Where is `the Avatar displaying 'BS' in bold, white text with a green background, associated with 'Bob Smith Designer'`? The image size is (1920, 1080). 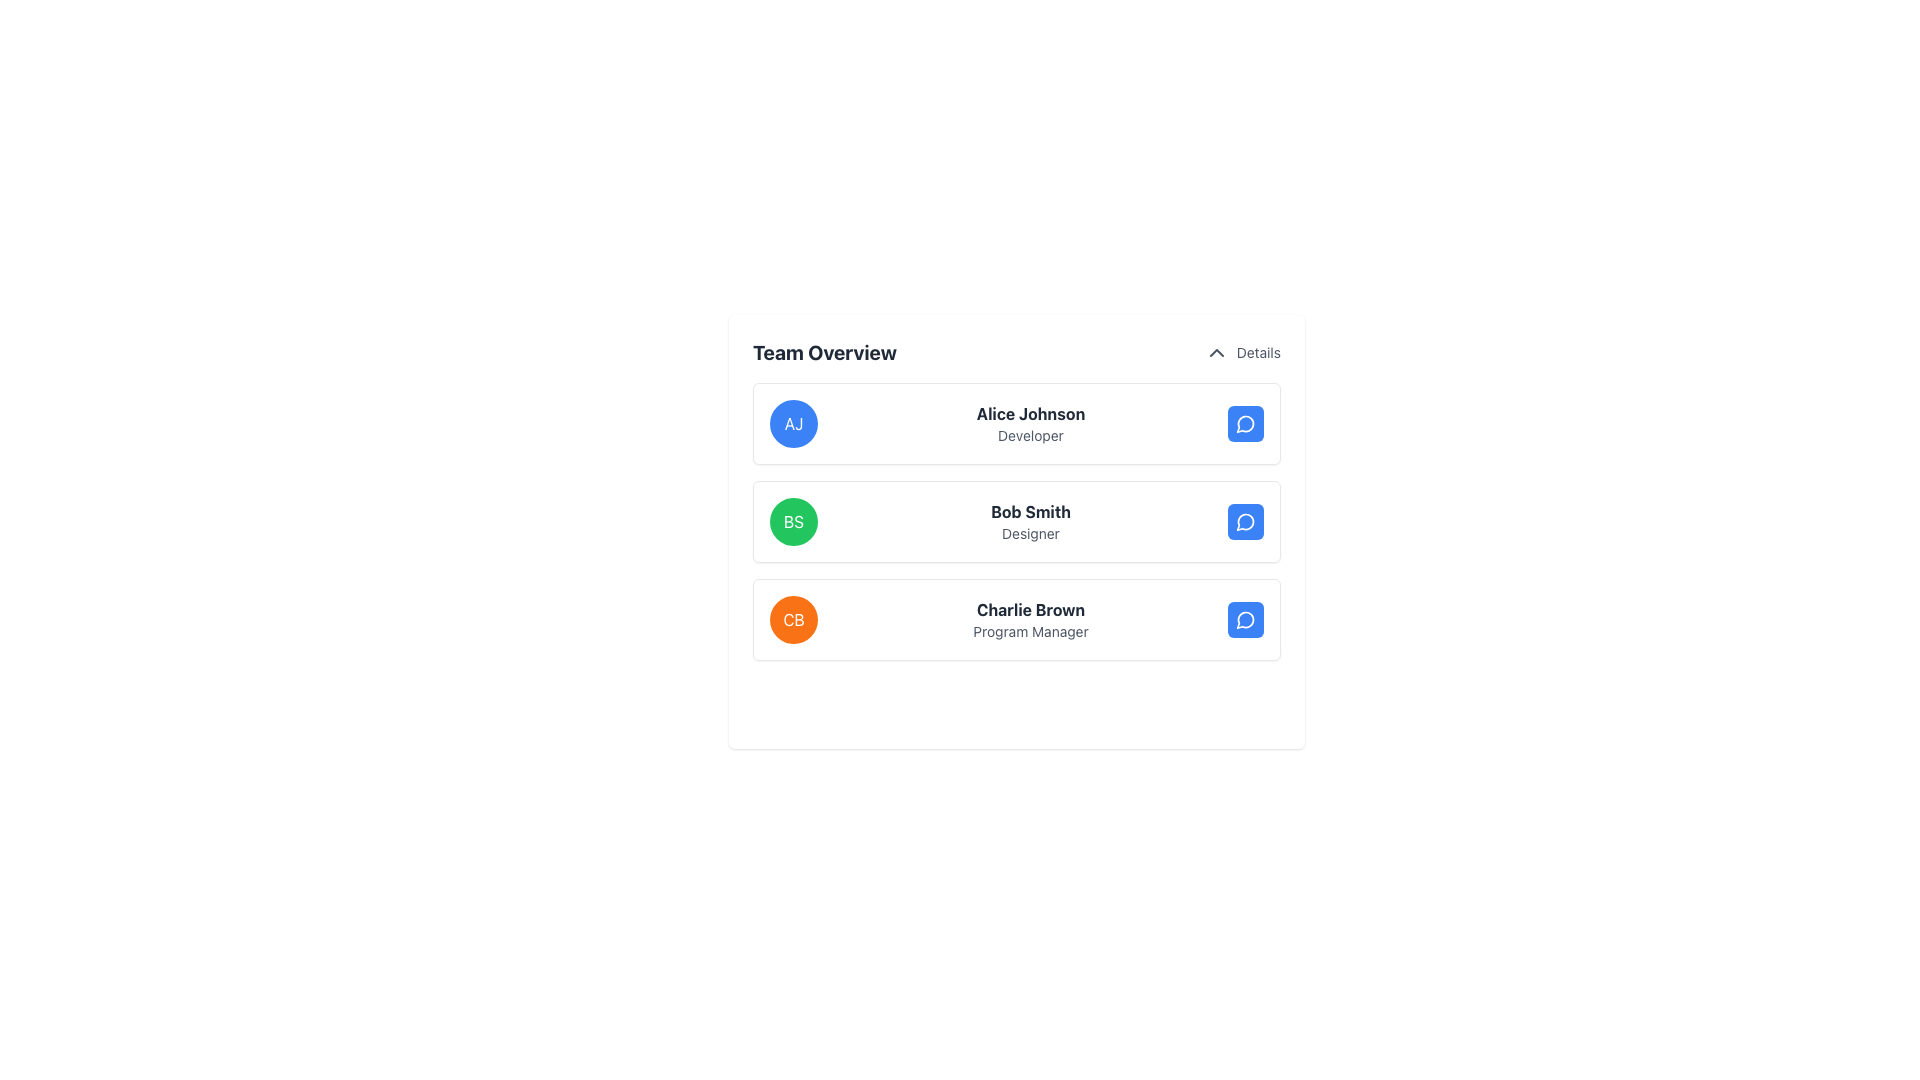
the Avatar displaying 'BS' in bold, white text with a green background, associated with 'Bob Smith Designer' is located at coordinates (792, 520).